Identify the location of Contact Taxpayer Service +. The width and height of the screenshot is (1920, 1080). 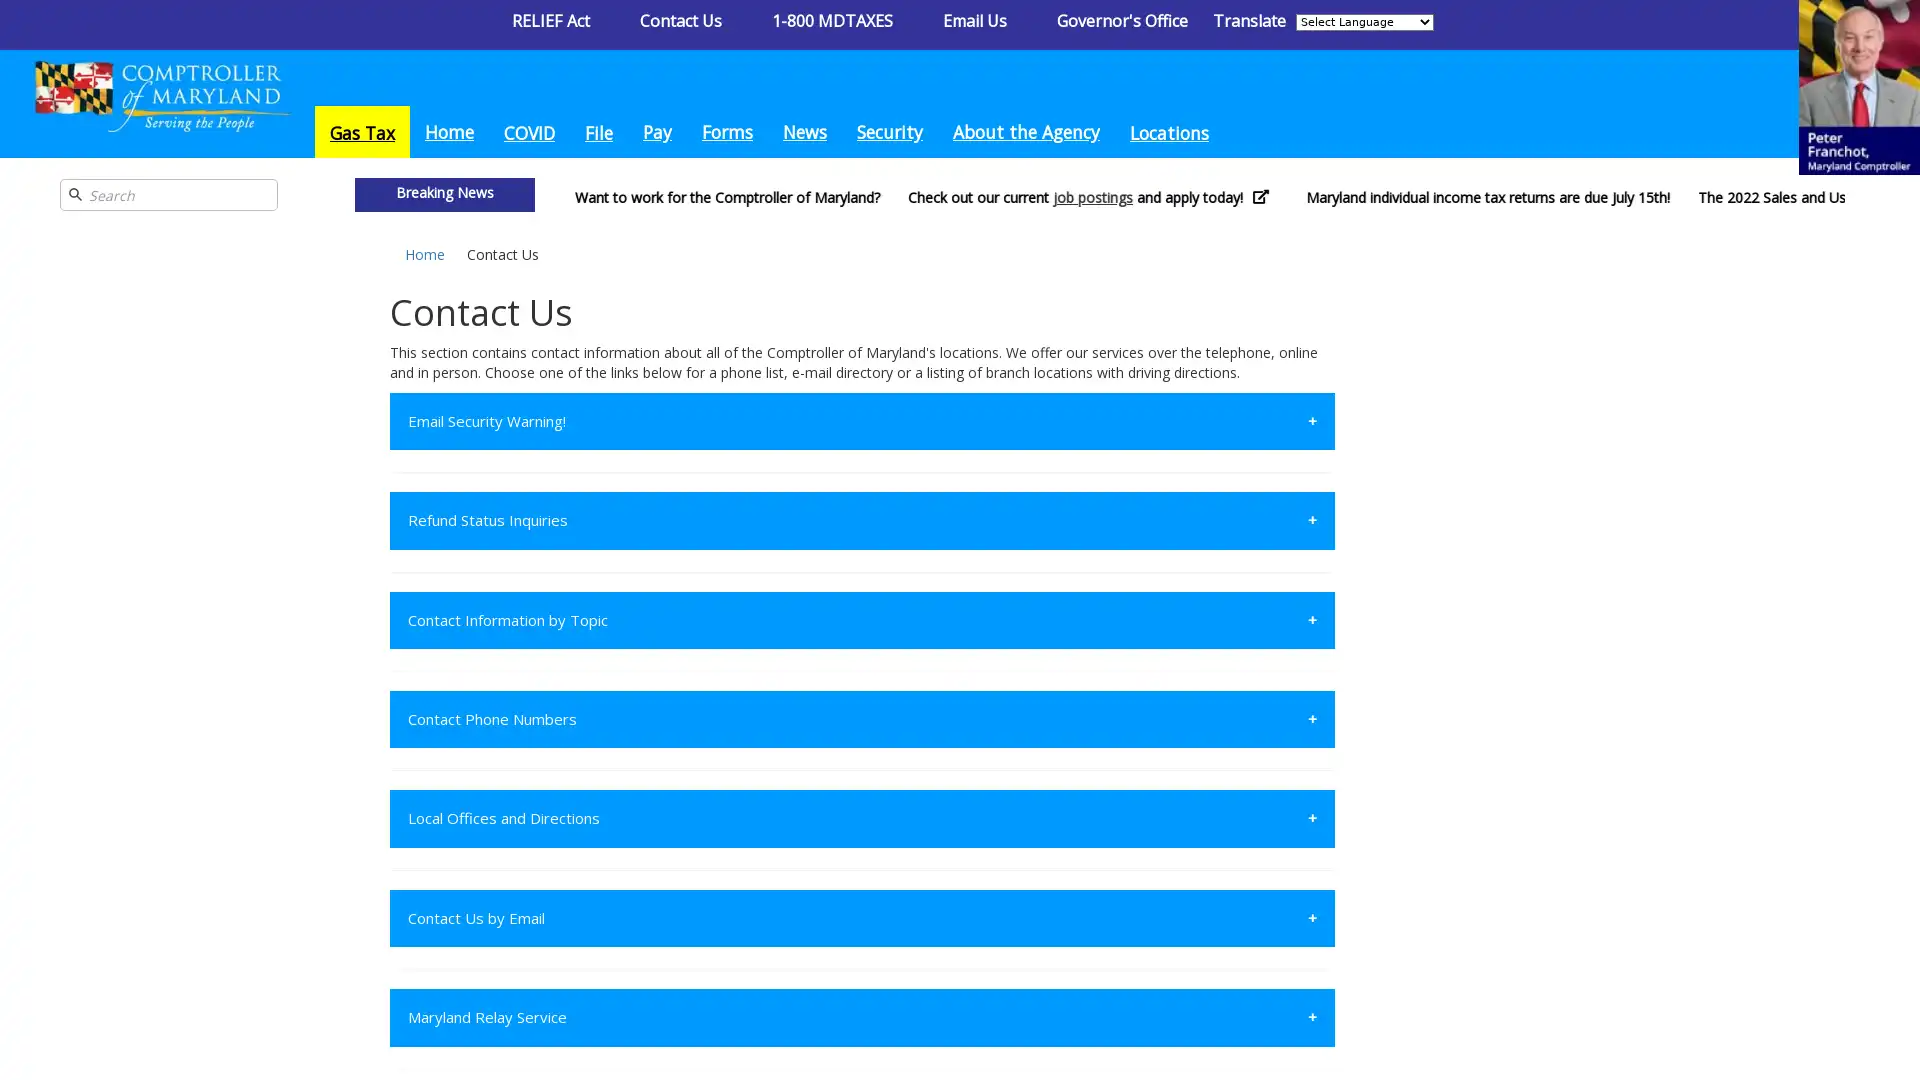
(862, 796).